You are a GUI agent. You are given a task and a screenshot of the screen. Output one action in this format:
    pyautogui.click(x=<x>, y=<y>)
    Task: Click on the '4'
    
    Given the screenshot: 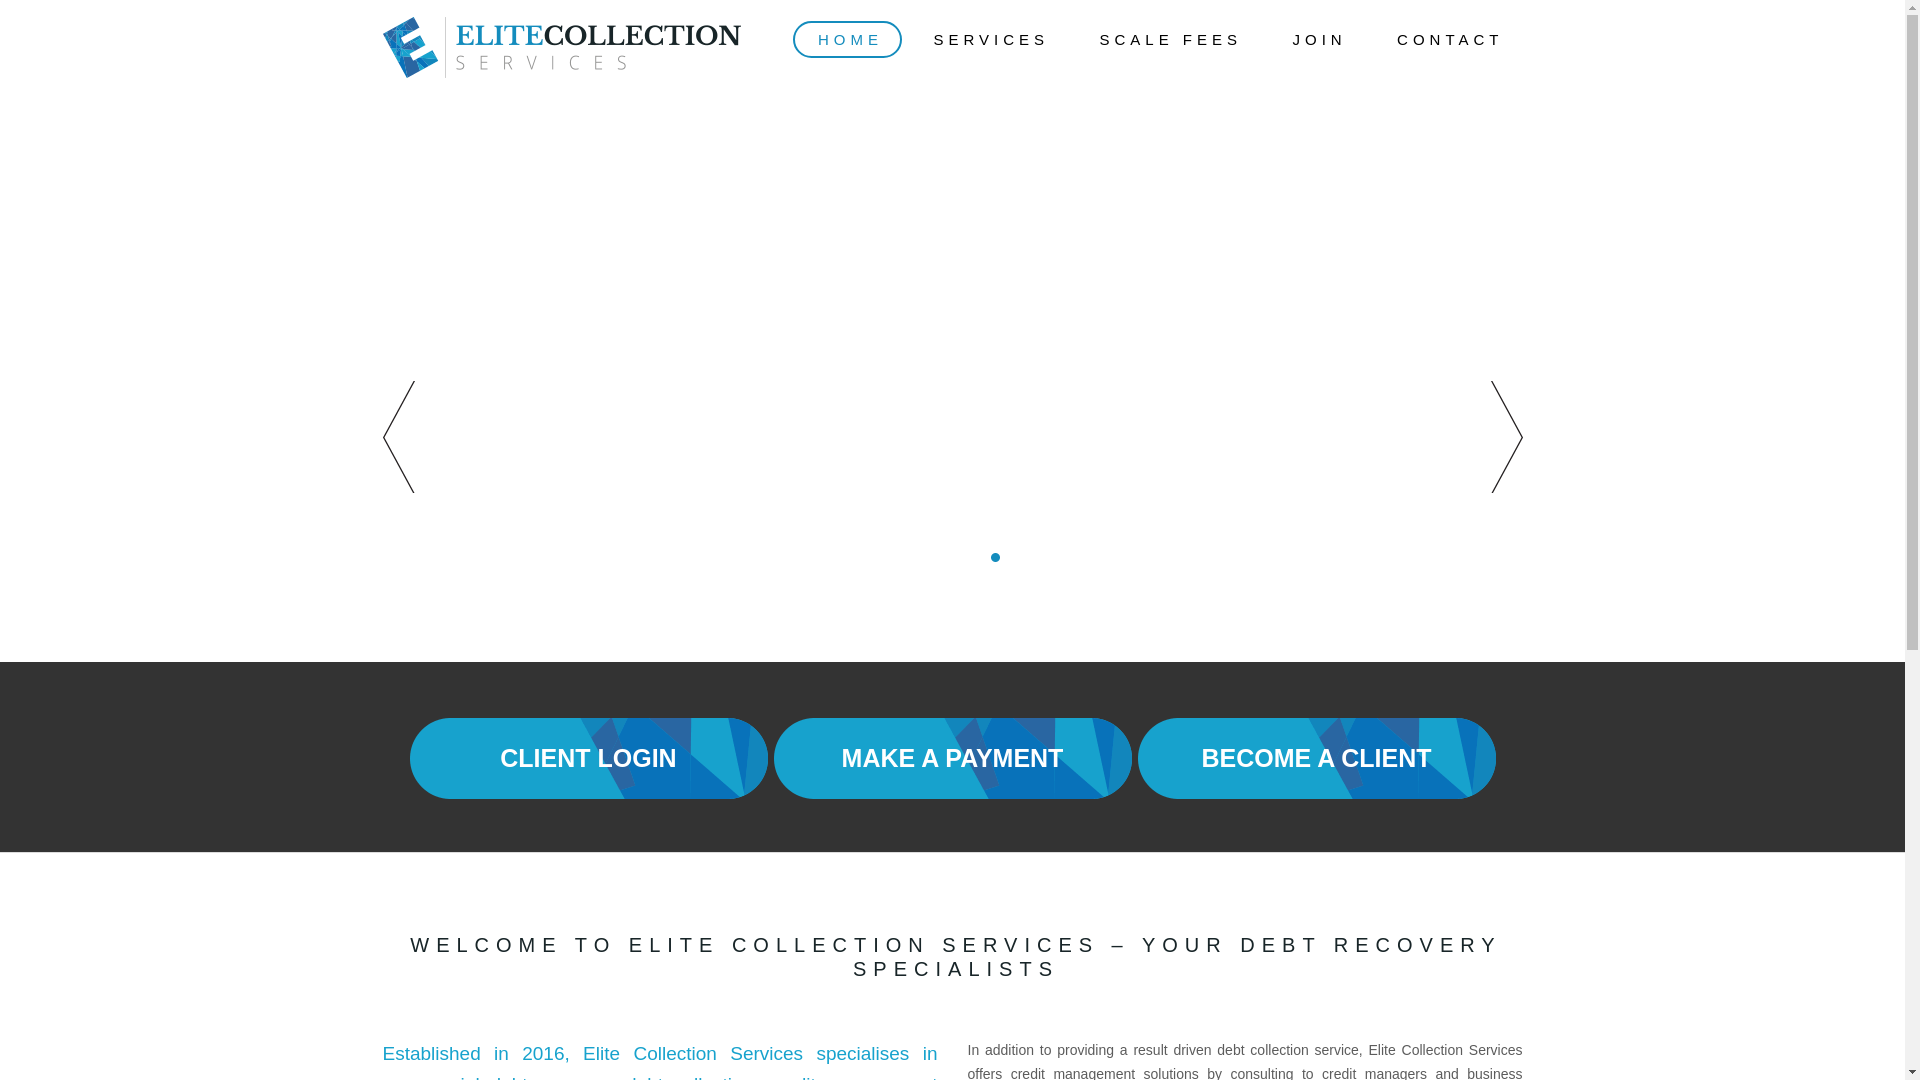 What is the action you would take?
    pyautogui.click(x=960, y=557)
    